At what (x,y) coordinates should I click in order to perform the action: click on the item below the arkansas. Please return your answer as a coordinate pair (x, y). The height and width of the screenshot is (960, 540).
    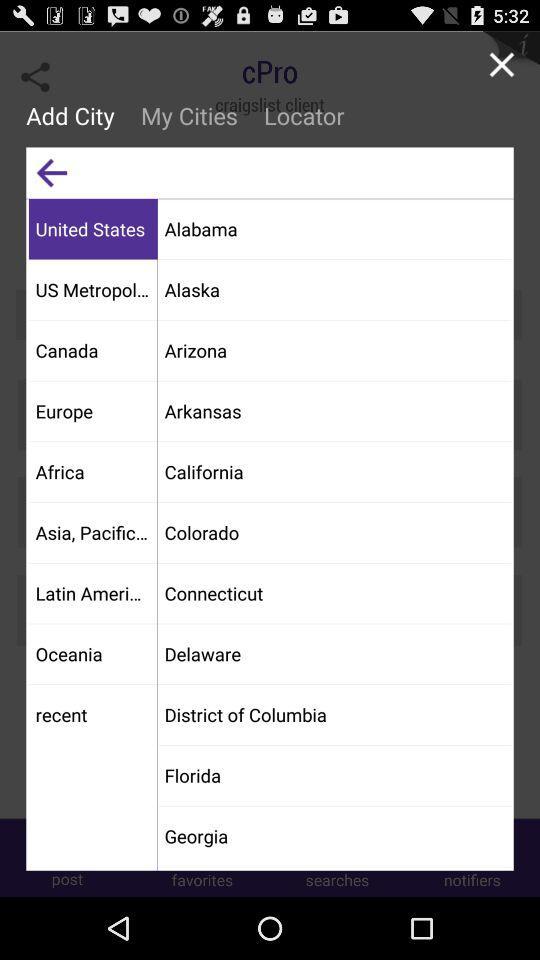
    Looking at the image, I should click on (334, 471).